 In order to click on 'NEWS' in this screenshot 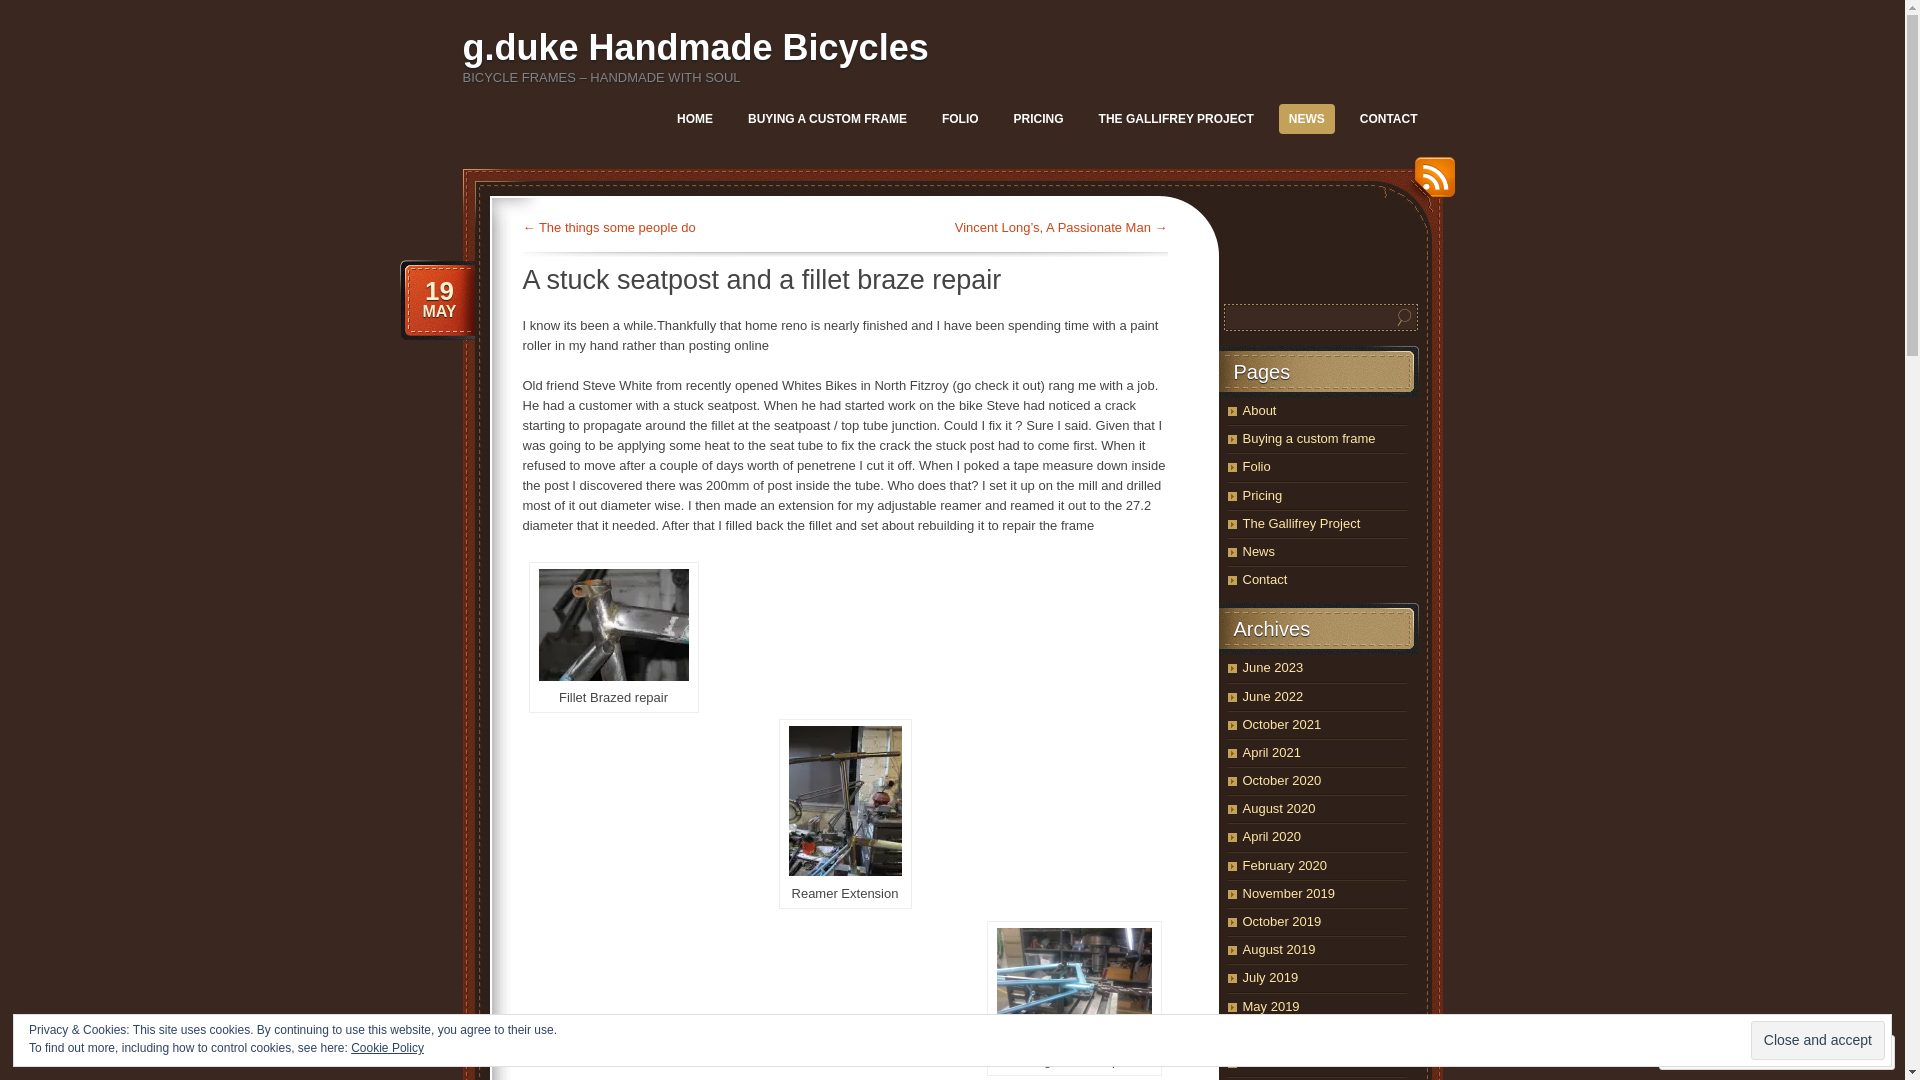, I will do `click(1306, 119)`.